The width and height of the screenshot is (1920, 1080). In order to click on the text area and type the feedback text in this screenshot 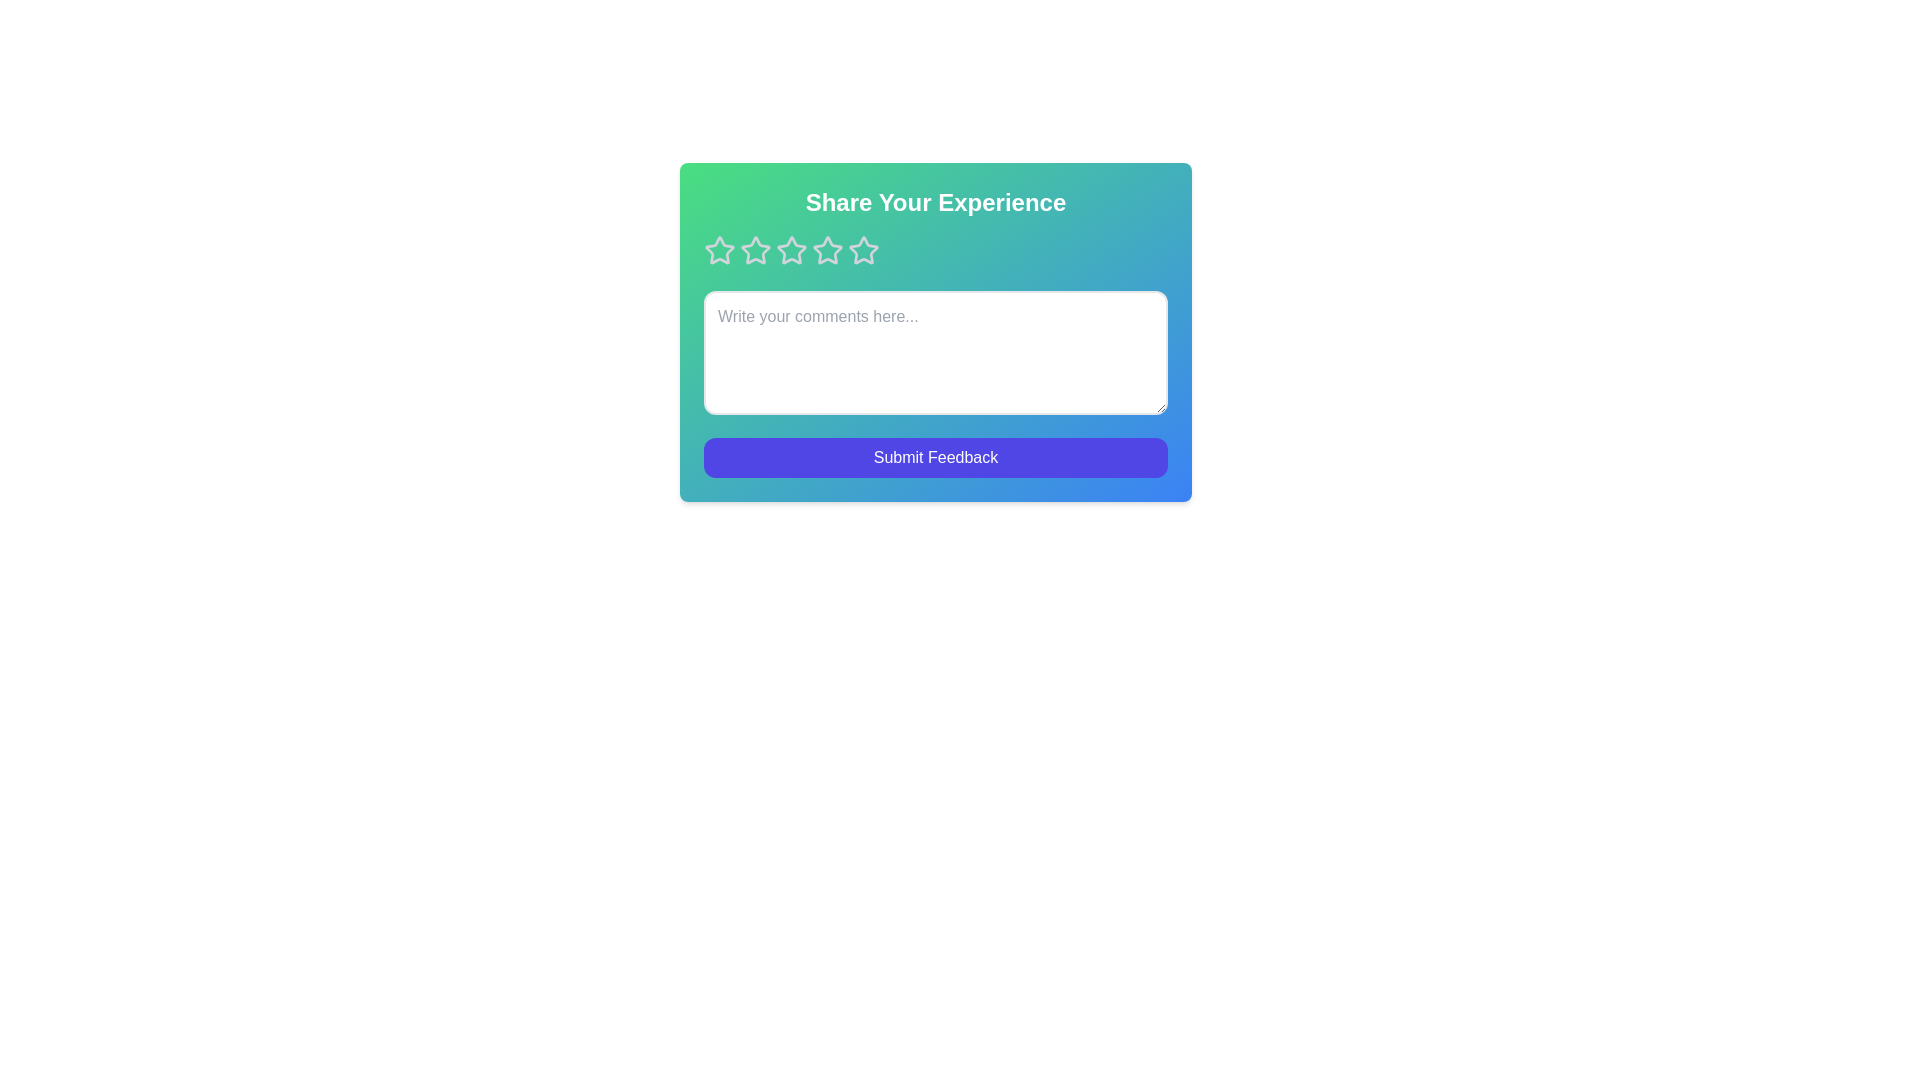, I will do `click(935, 352)`.